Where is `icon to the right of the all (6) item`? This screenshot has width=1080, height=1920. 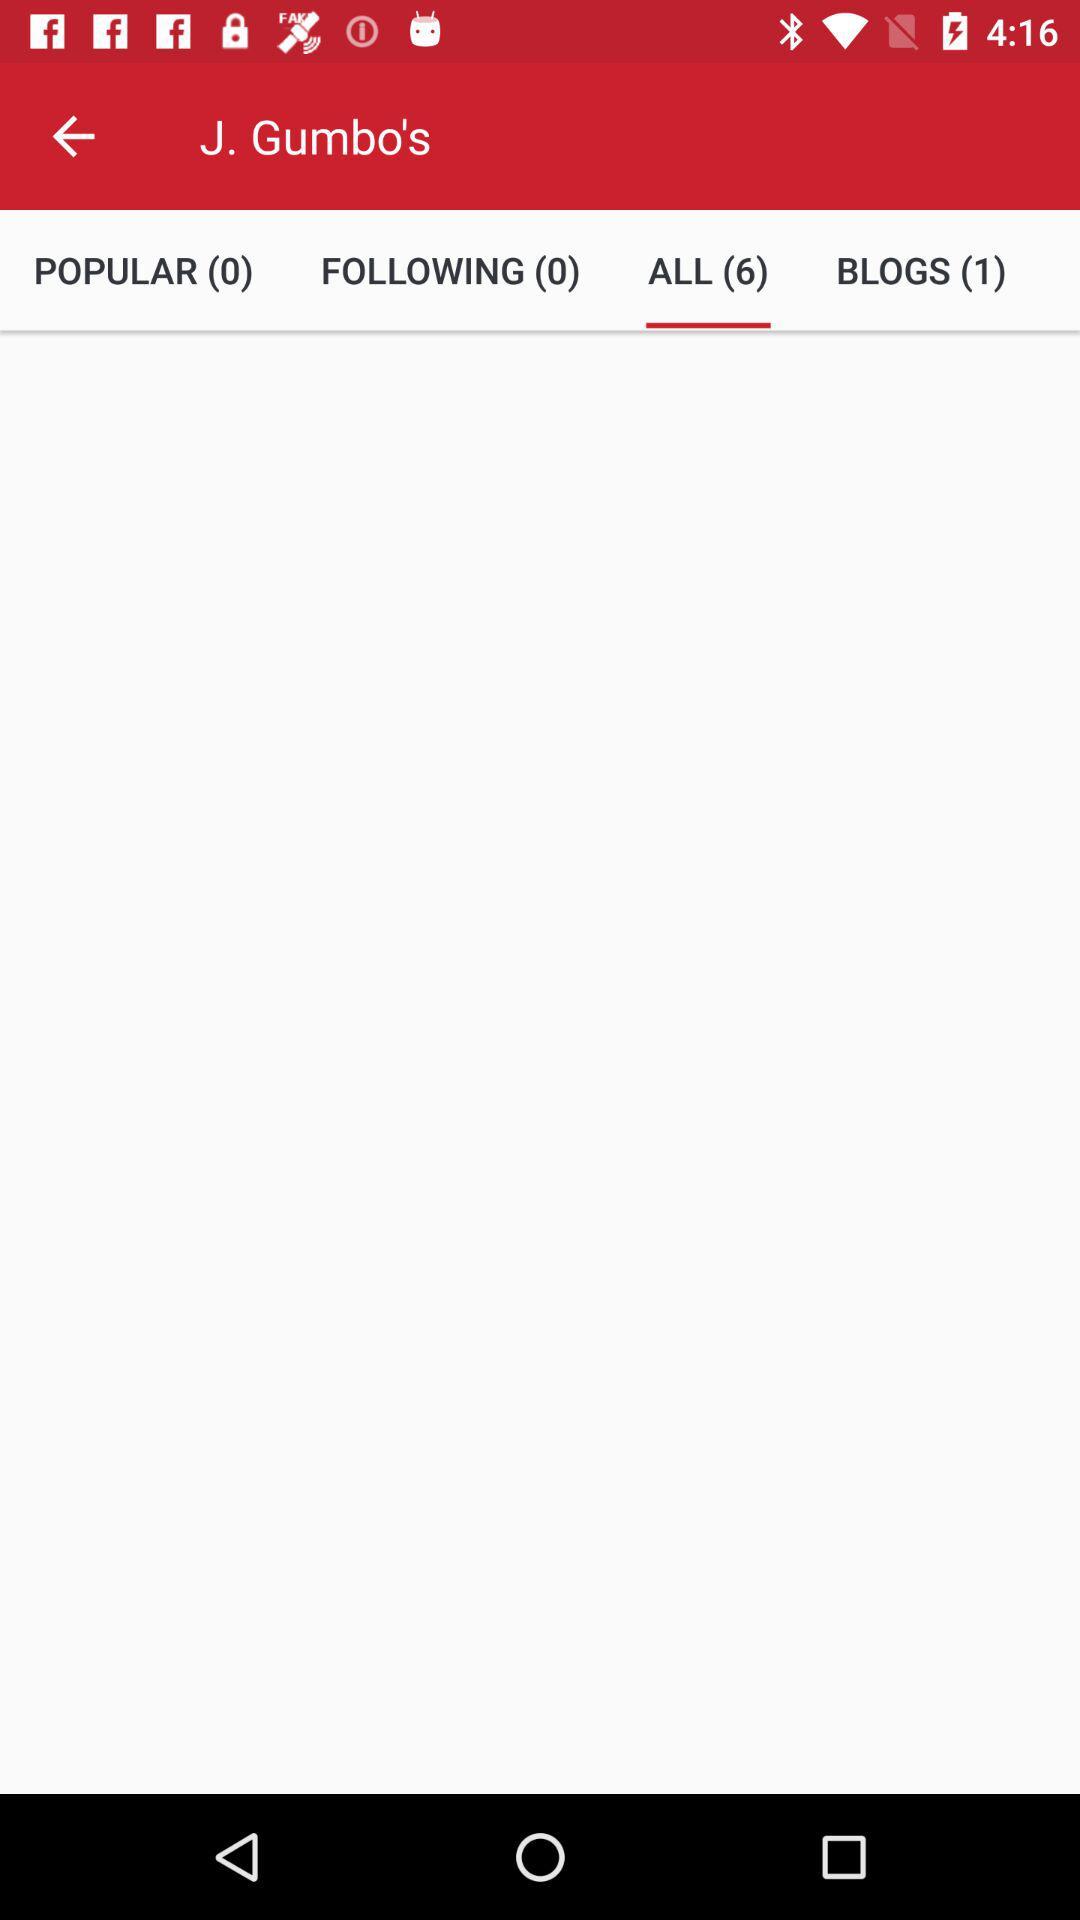 icon to the right of the all (6) item is located at coordinates (921, 269).